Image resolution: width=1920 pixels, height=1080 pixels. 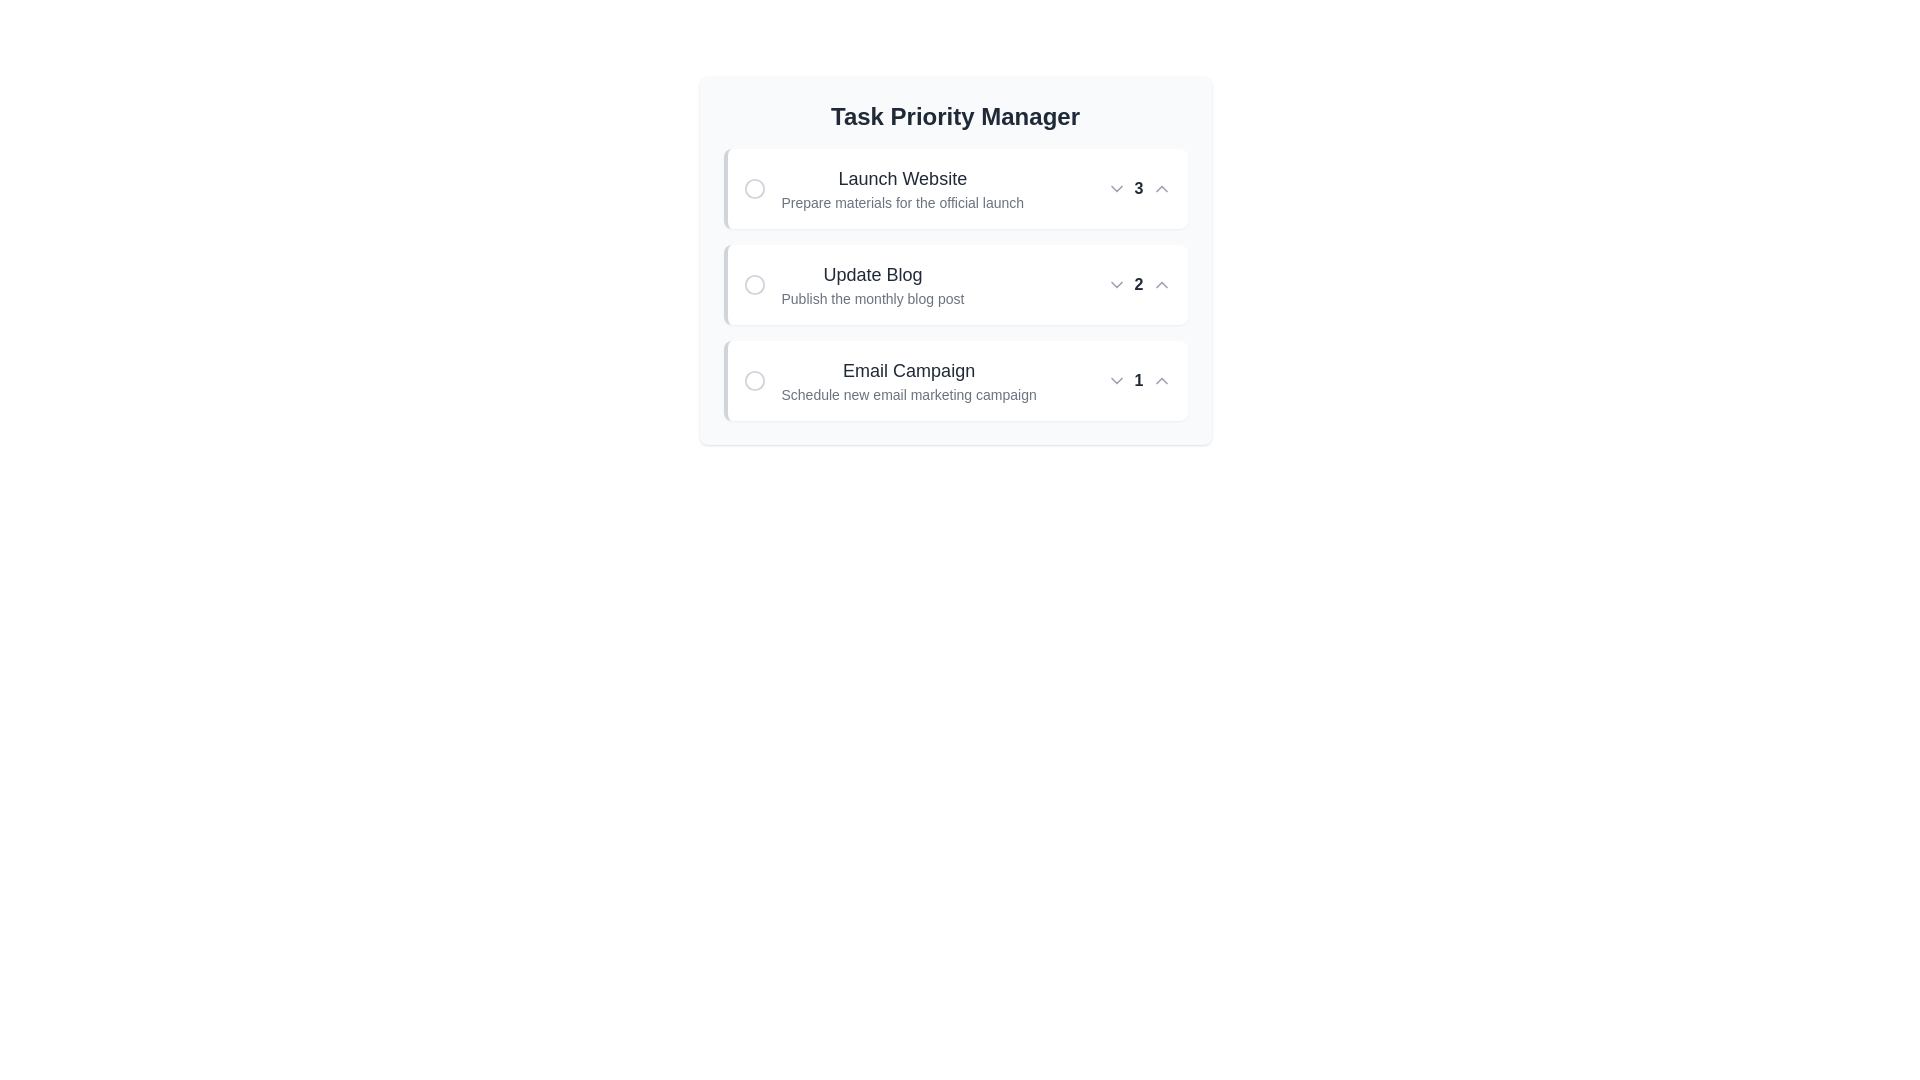 What do you see at coordinates (1139, 189) in the screenshot?
I see `the Text Display element that shows the numerical value '3' in bold dark gray font, located in the center of the 'Launch Website' task row, to the right of the task name and left of the arrow controls` at bounding box center [1139, 189].